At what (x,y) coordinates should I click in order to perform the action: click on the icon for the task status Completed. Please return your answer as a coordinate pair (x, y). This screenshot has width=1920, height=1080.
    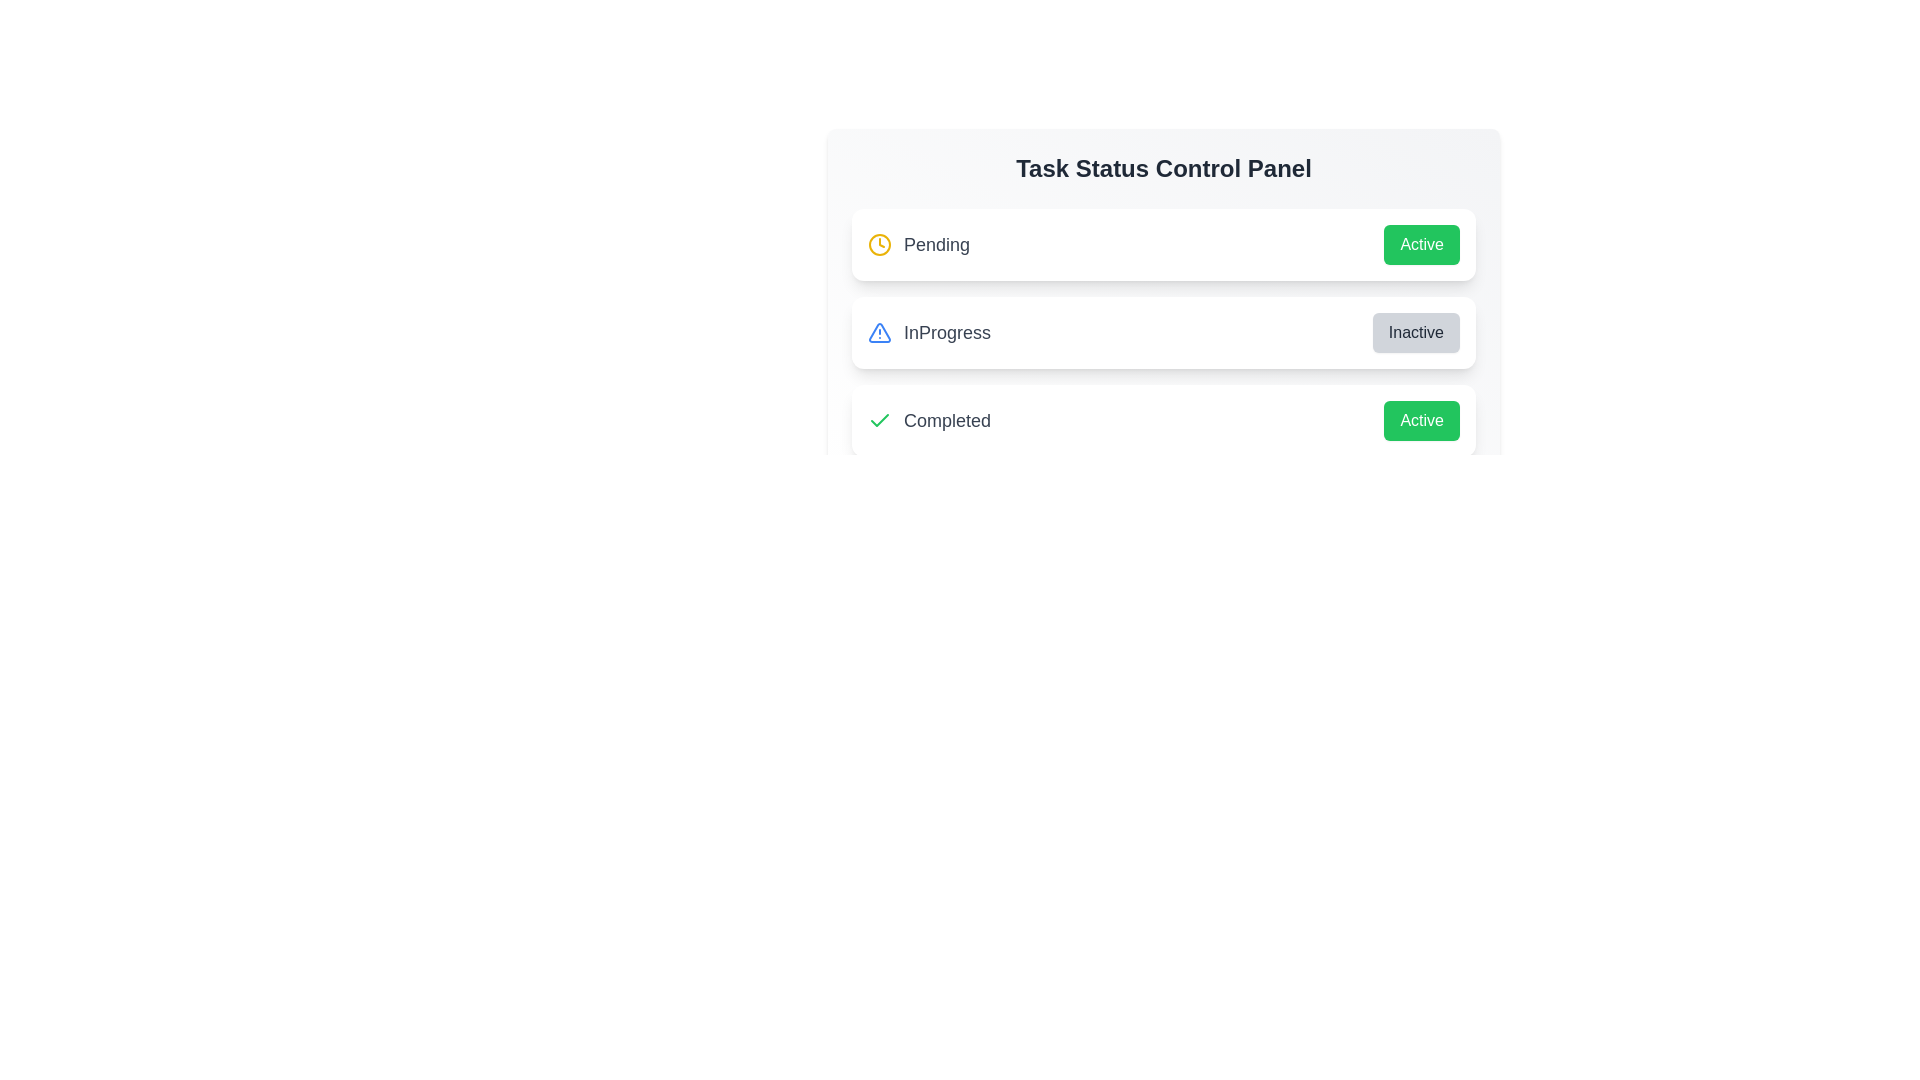
    Looking at the image, I should click on (879, 419).